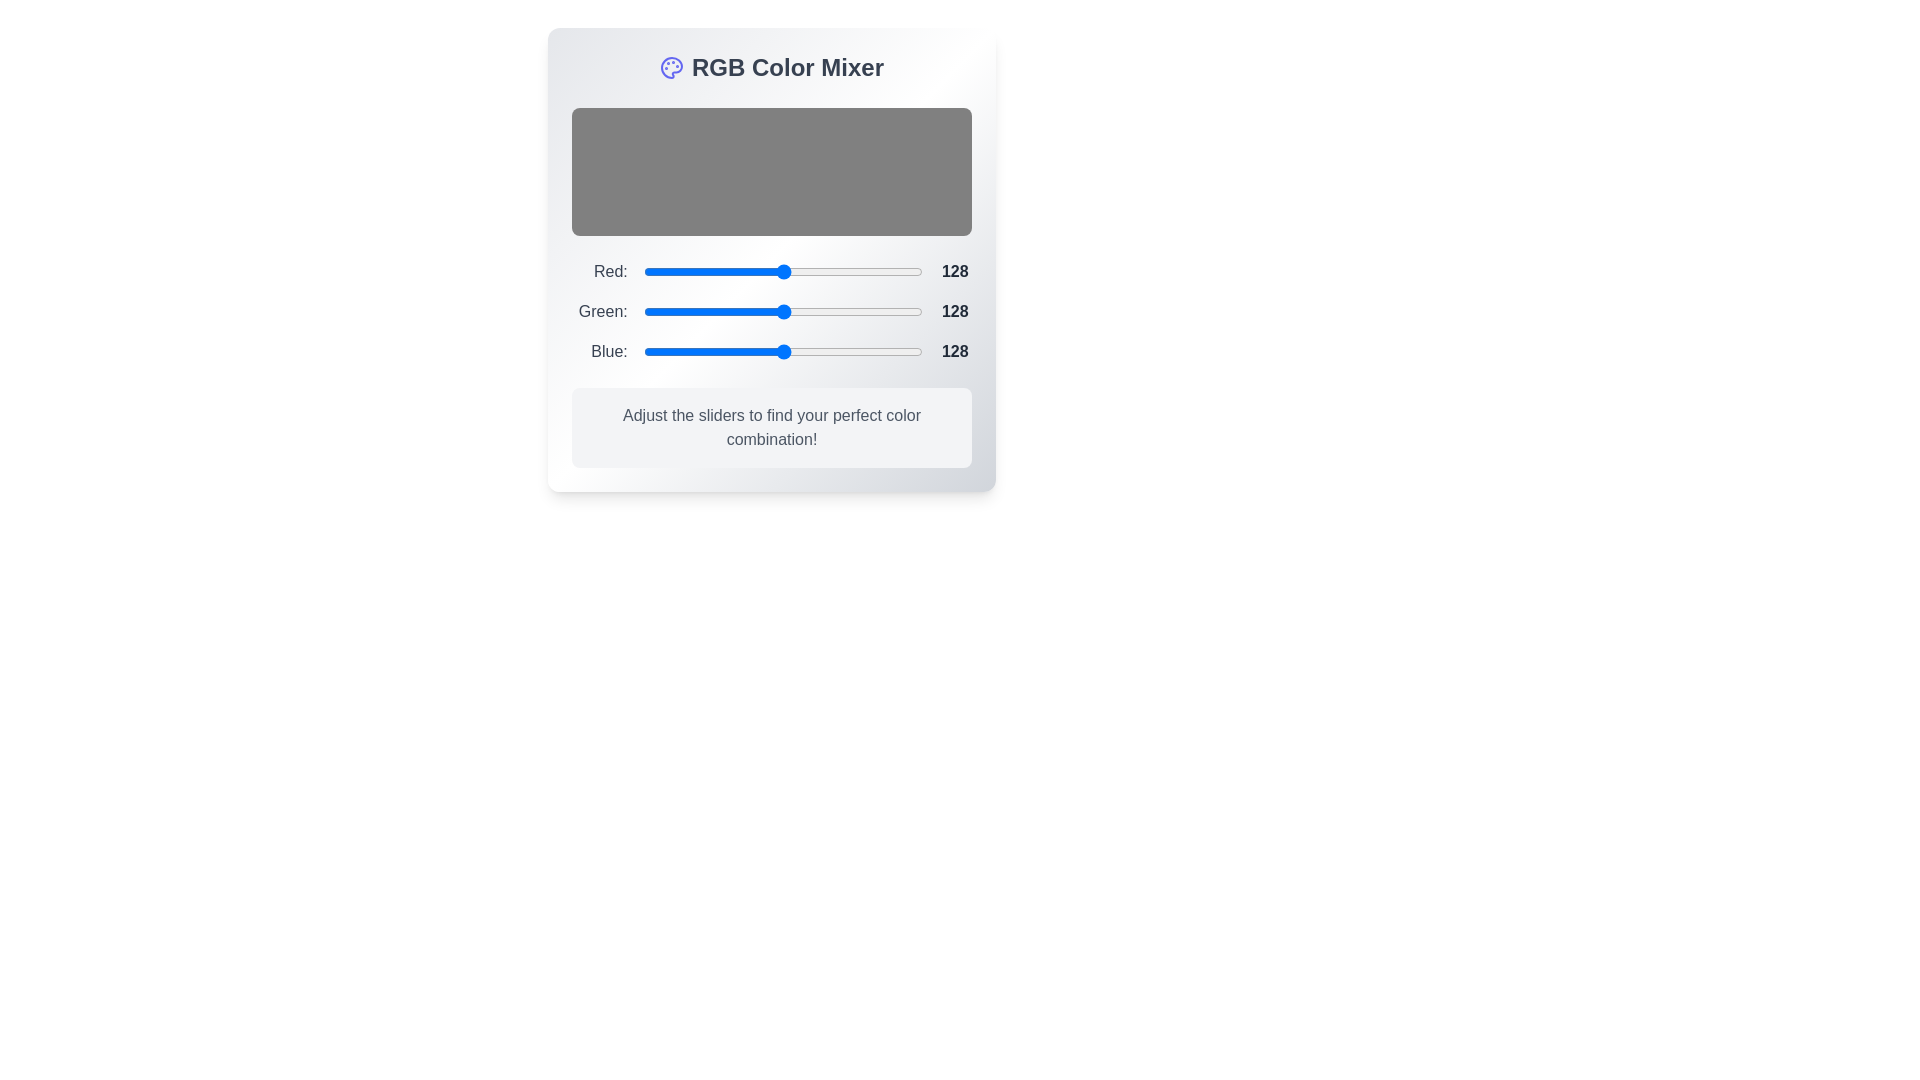 The height and width of the screenshot is (1080, 1920). Describe the element at coordinates (908, 312) in the screenshot. I see `the 1 slider to a value of 232` at that location.